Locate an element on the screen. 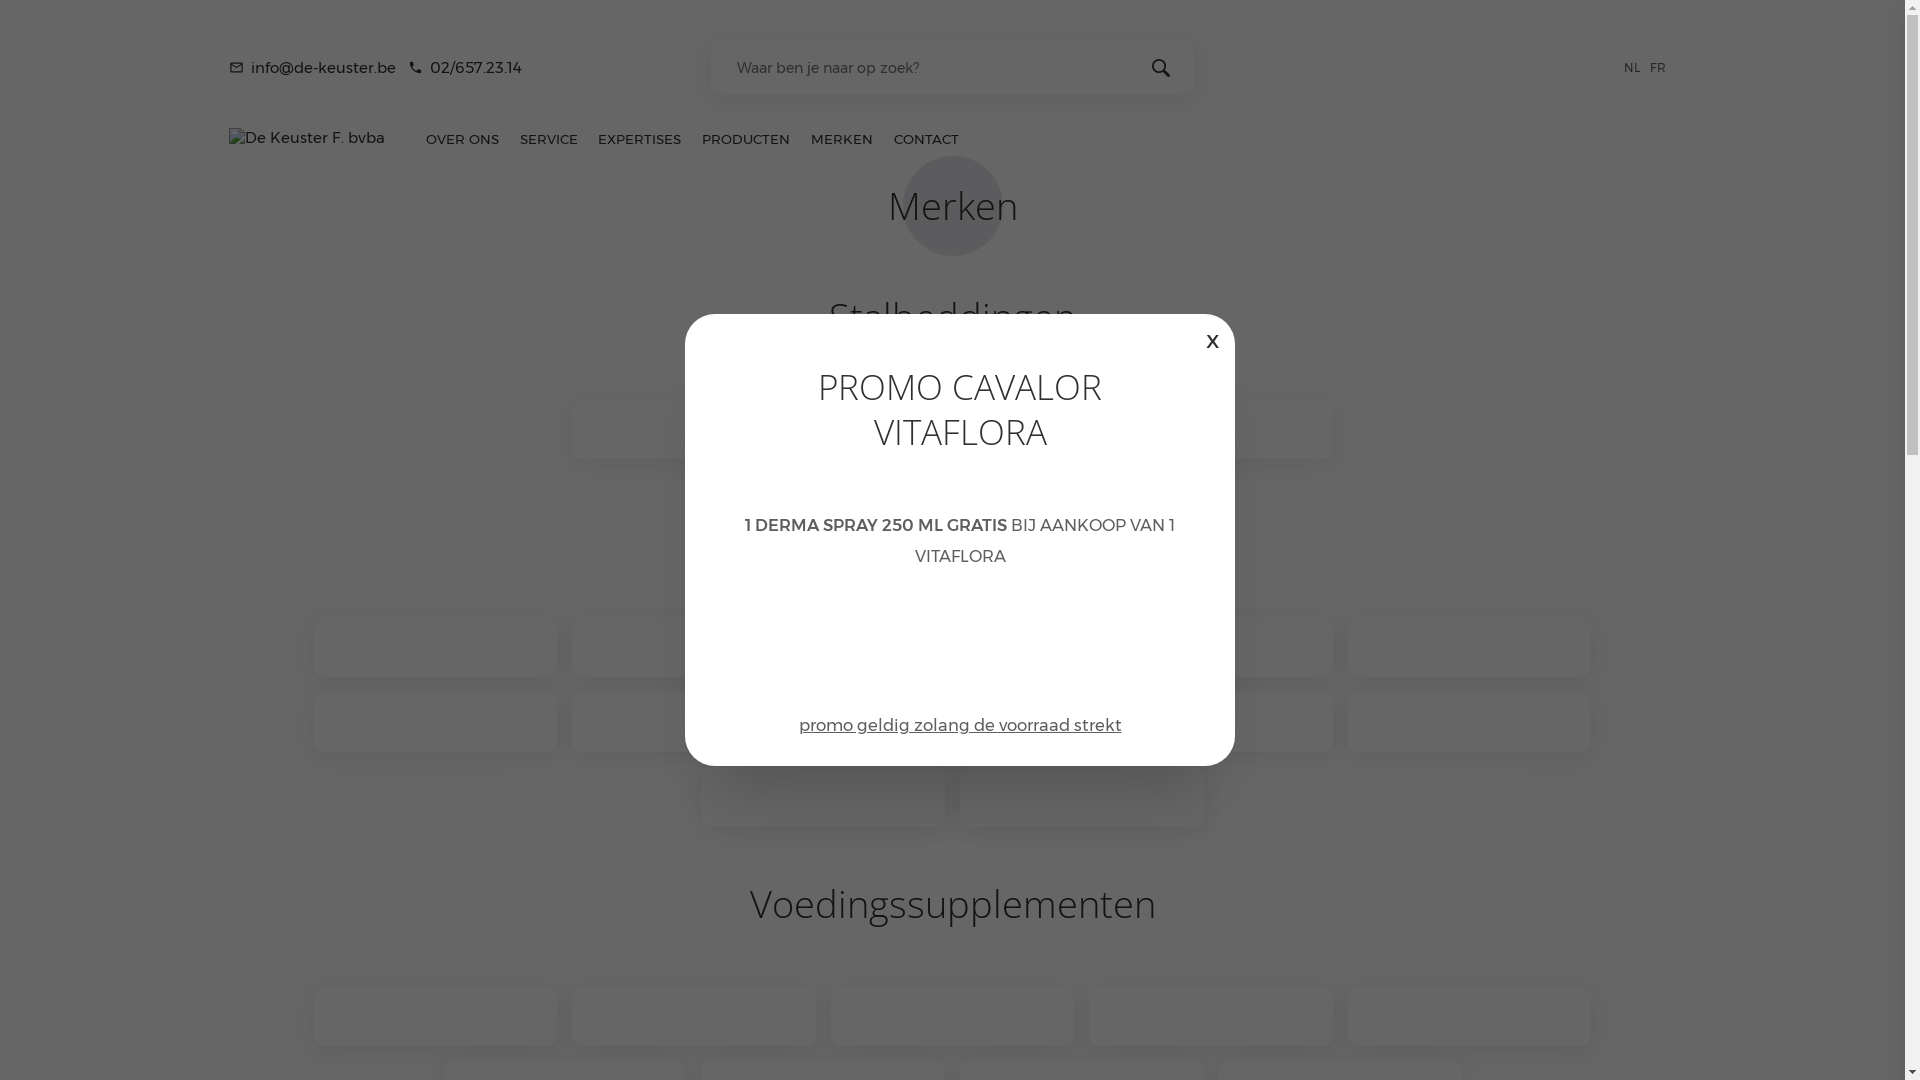 The height and width of the screenshot is (1080, 1920). 'CONTACT' is located at coordinates (883, 137).